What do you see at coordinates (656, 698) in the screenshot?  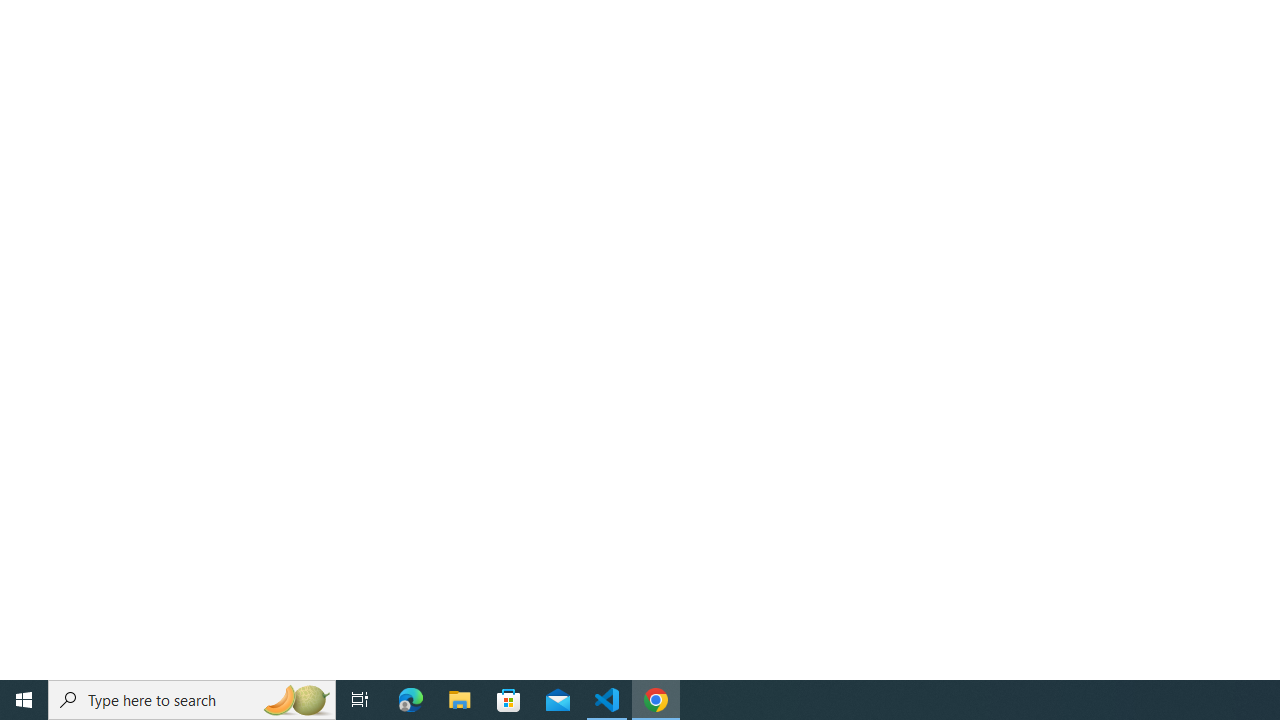 I see `'Google Chrome - 1 running window'` at bounding box center [656, 698].